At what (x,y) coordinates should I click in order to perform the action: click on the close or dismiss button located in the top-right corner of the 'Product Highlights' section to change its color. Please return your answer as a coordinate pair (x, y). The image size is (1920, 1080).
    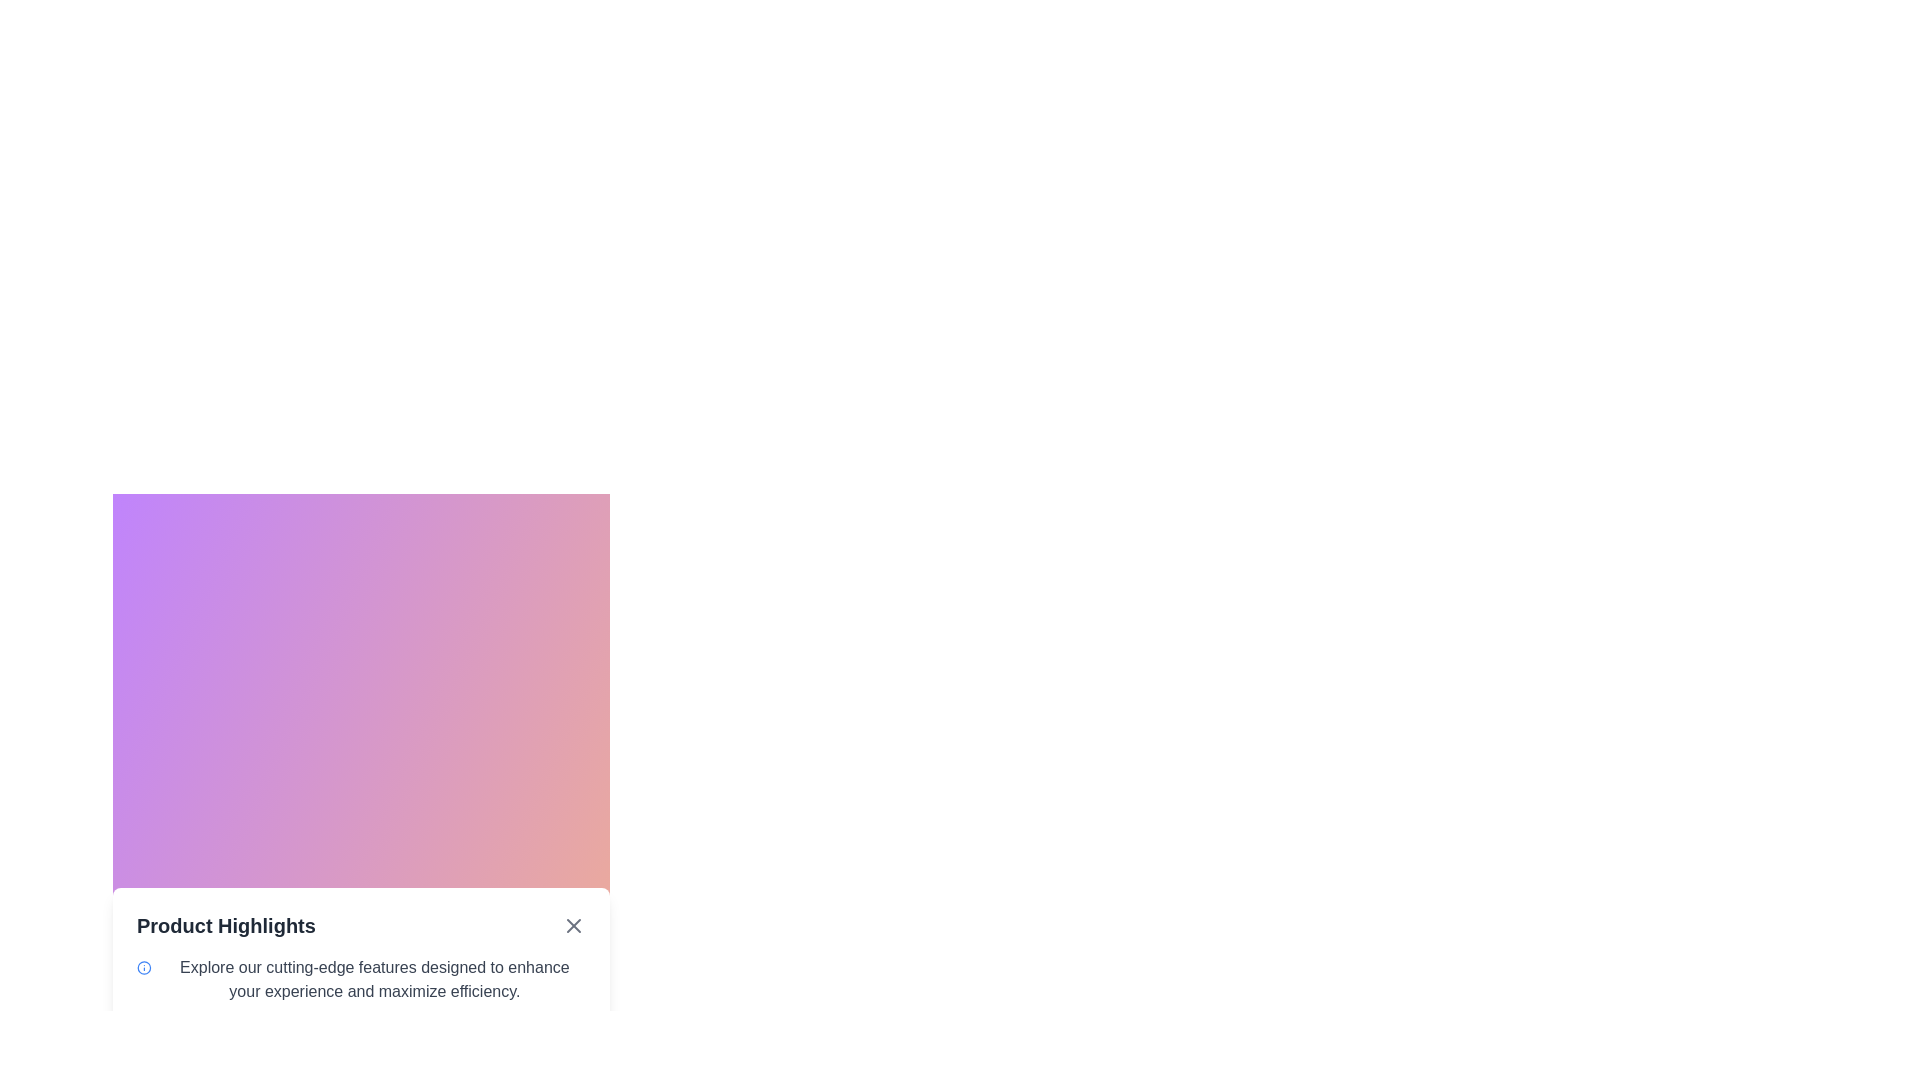
    Looking at the image, I should click on (573, 925).